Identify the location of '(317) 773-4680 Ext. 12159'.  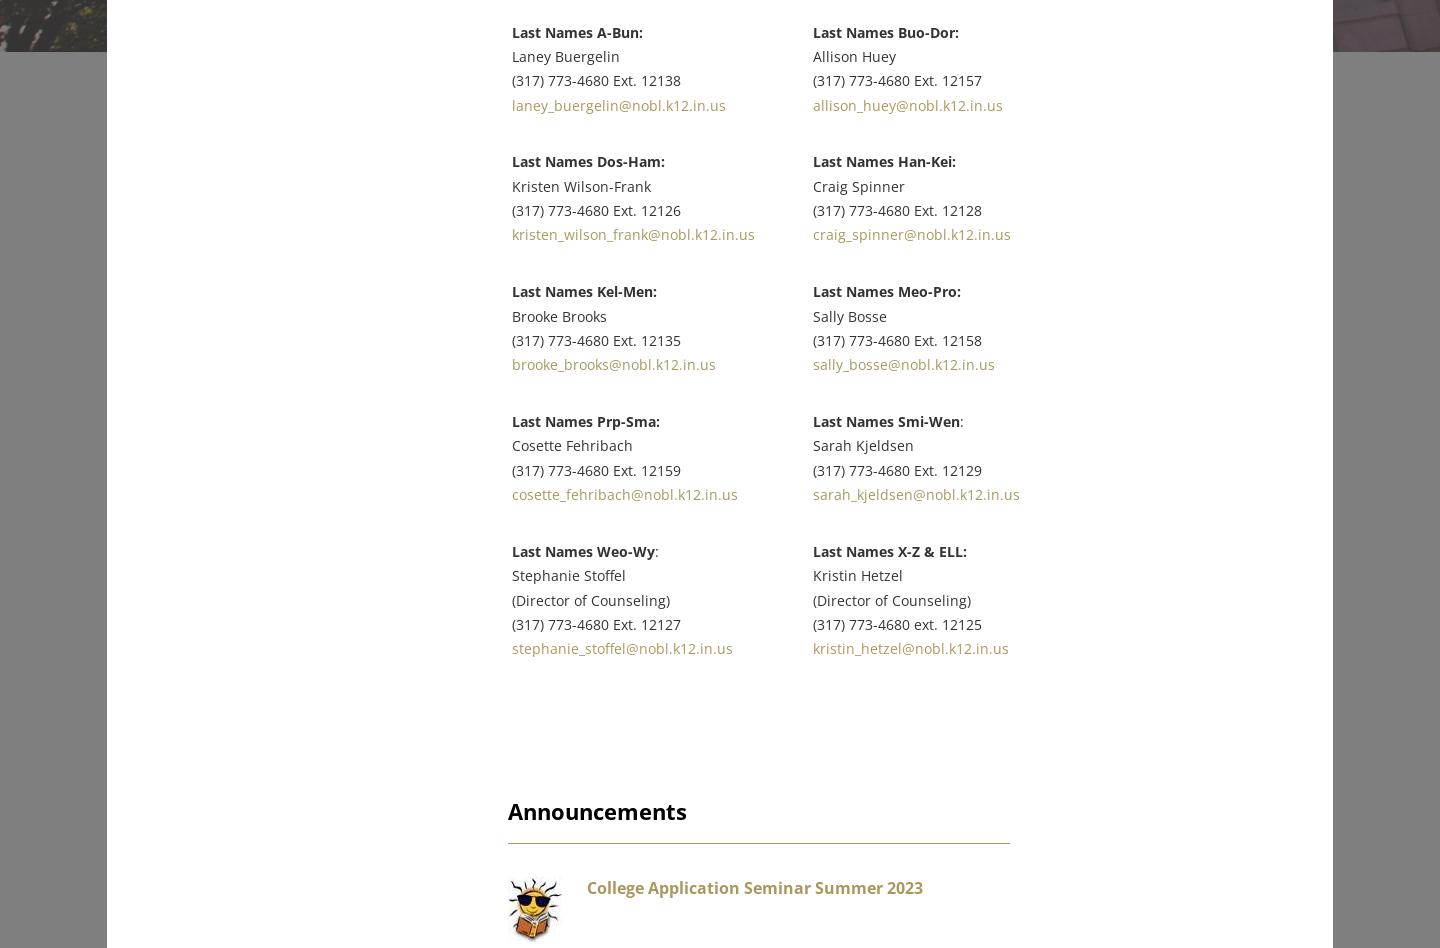
(616, 455).